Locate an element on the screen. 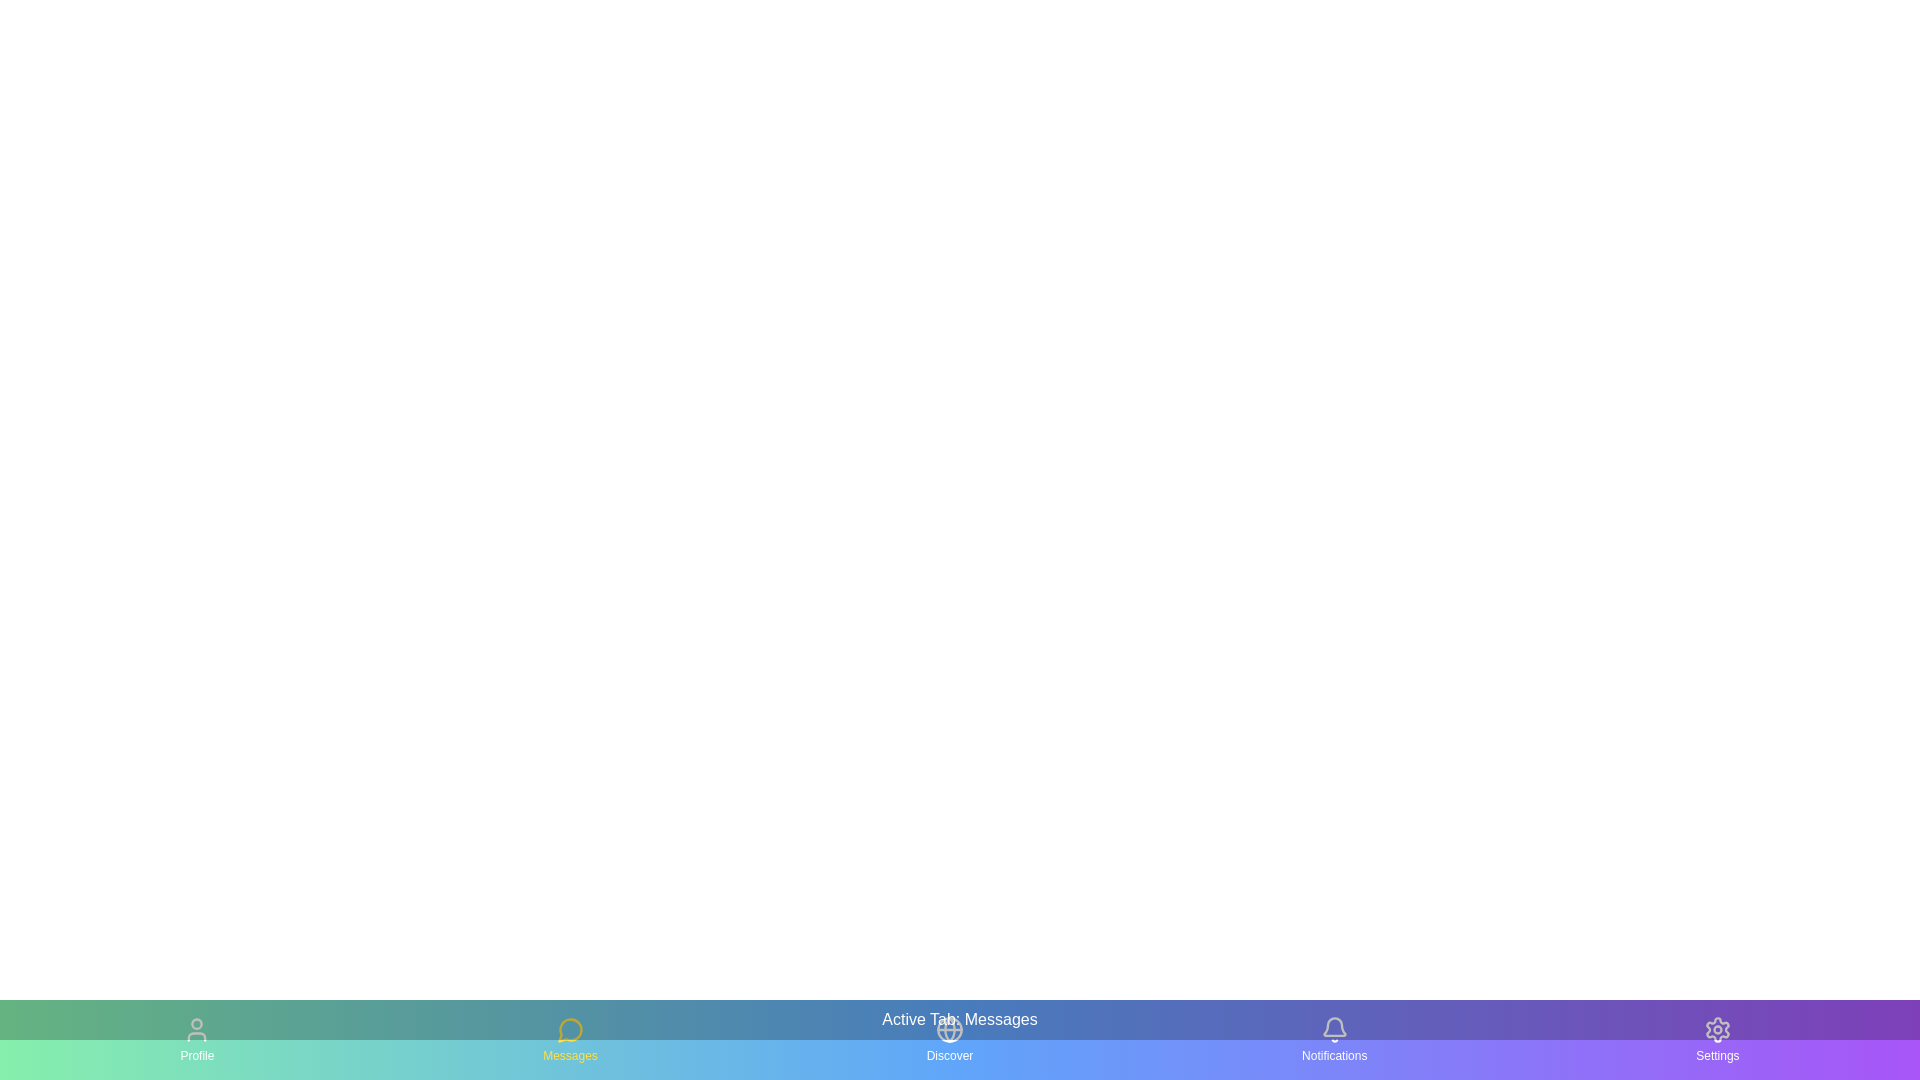  the tab icon corresponding to Settings is located at coordinates (1716, 1039).